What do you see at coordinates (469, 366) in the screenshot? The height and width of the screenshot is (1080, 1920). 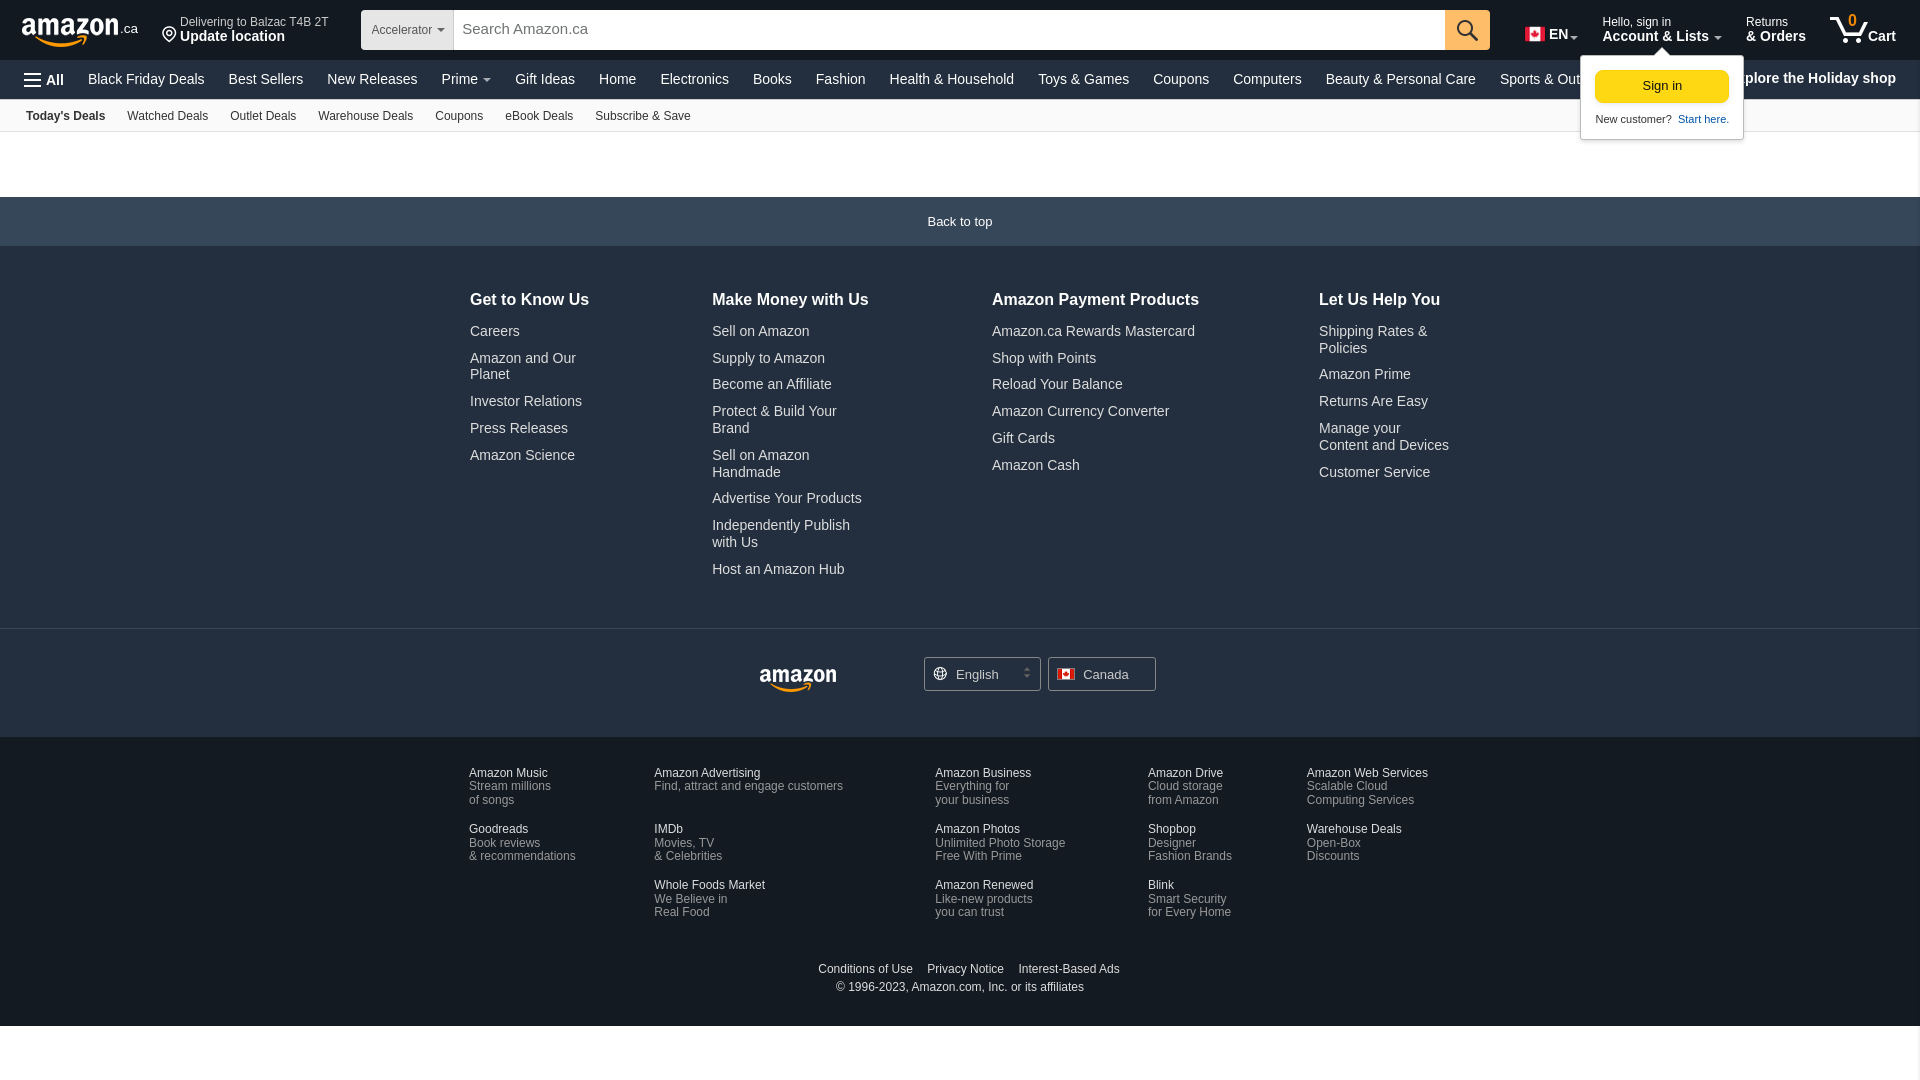 I see `'Amazon and Our Planet'` at bounding box center [469, 366].